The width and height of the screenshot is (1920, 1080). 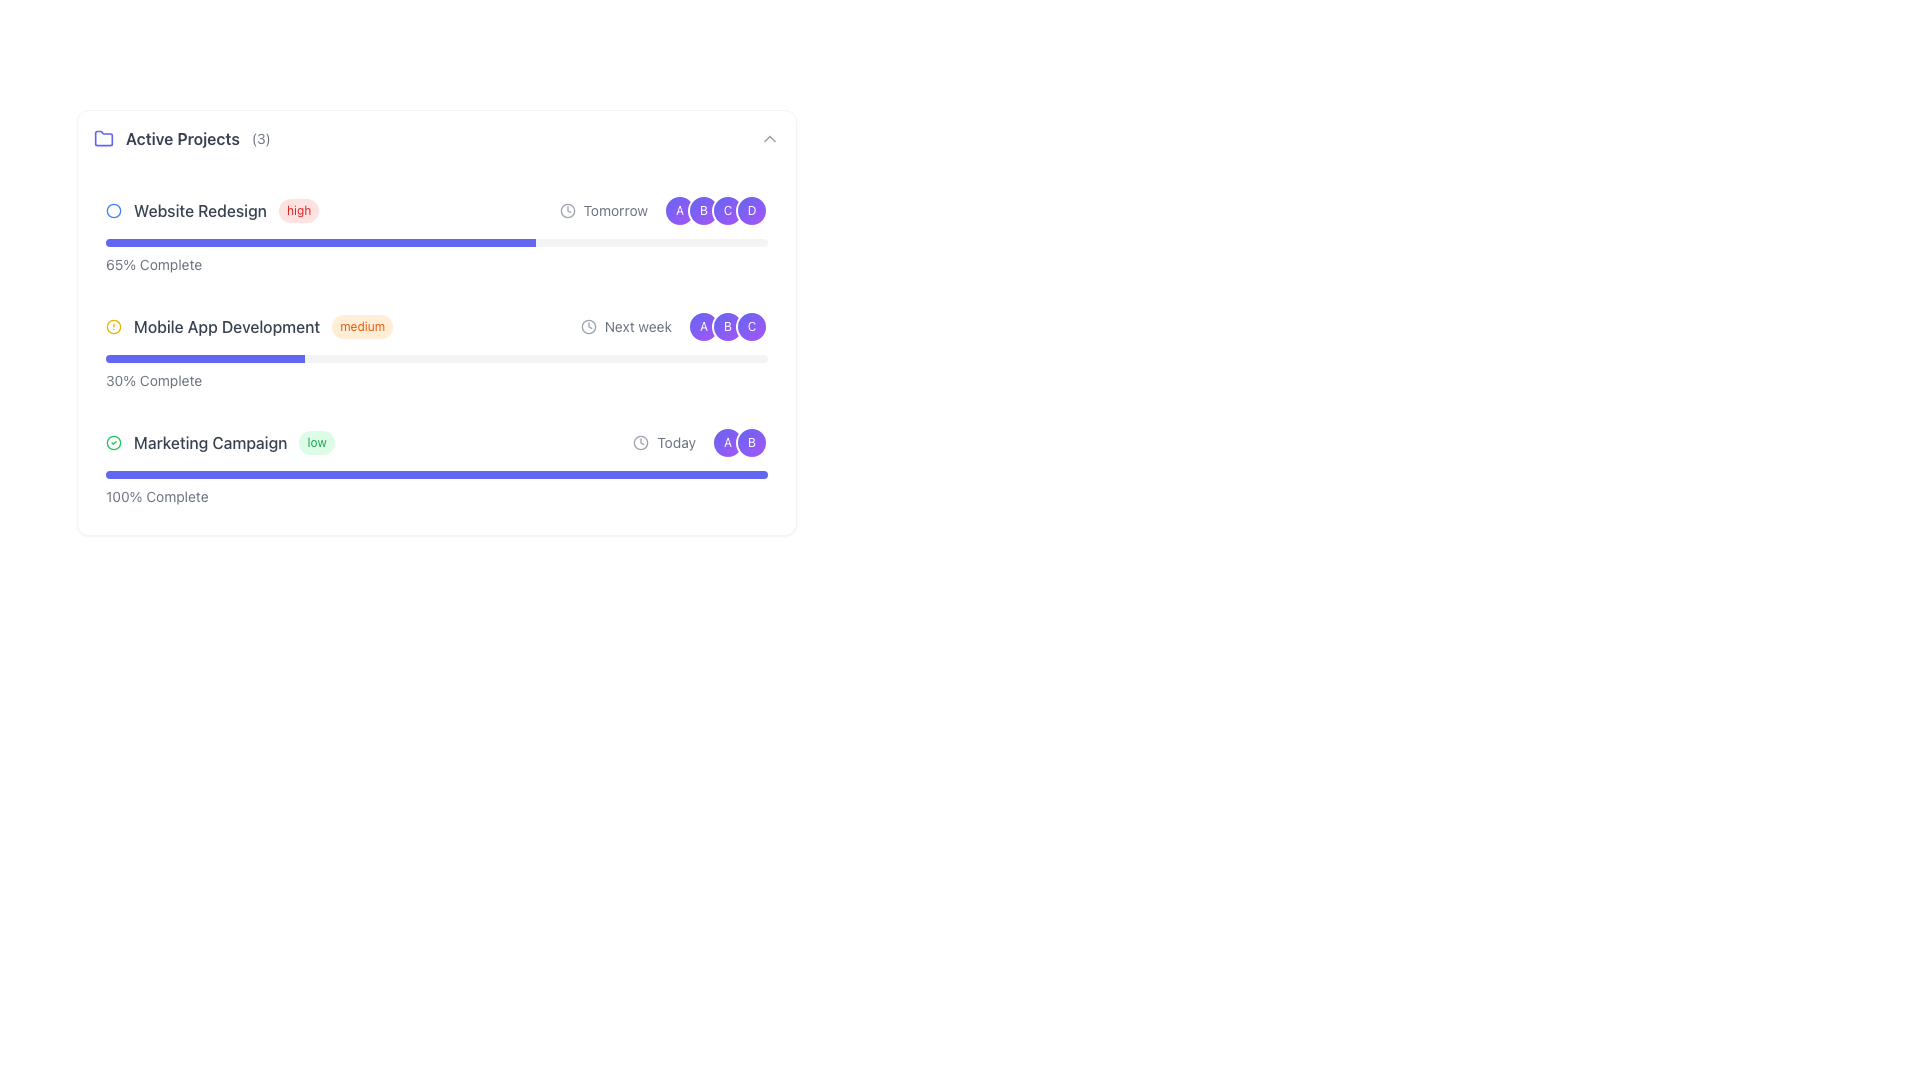 I want to click on the progress represented by the progress bar segment for the 'Mobile App Development' task, which indicates the completion percentage visually, so click(x=205, y=357).